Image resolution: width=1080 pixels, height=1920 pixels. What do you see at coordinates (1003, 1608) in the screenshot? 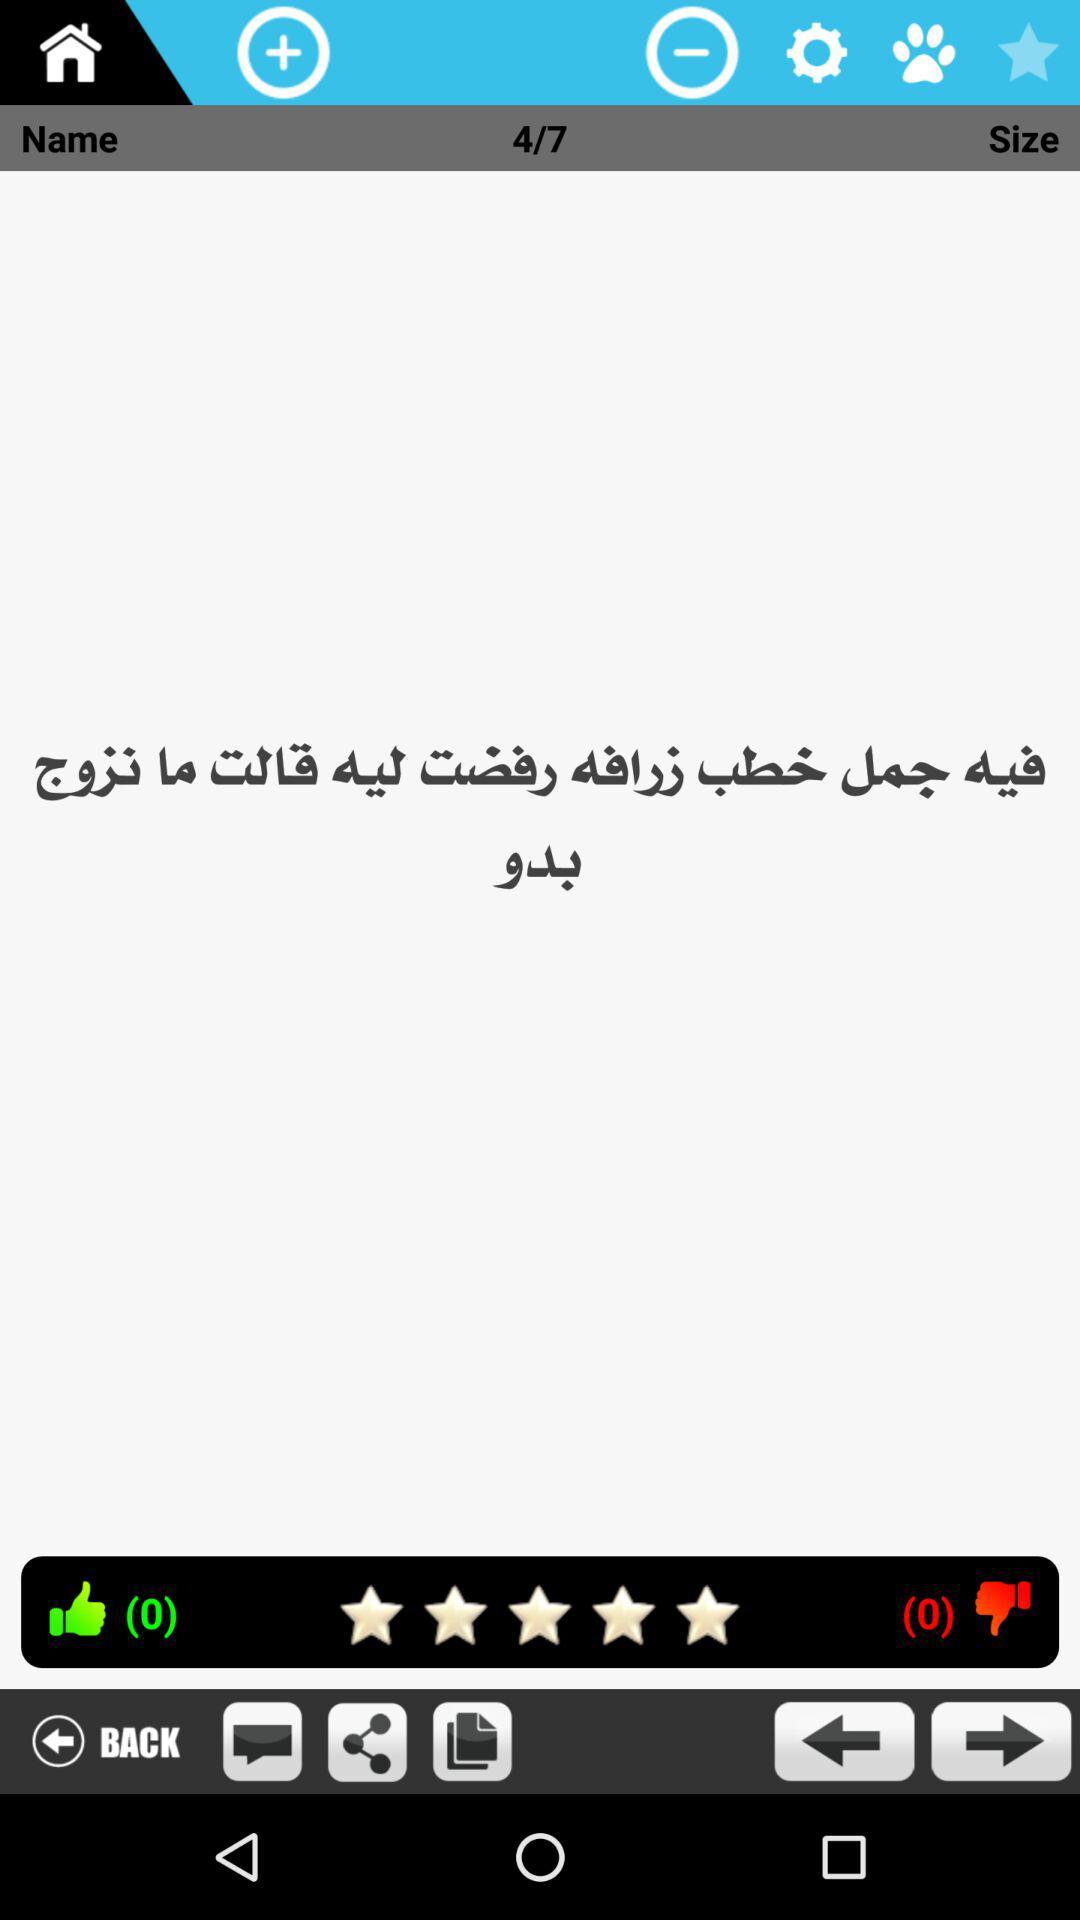
I see `down vote the content` at bounding box center [1003, 1608].